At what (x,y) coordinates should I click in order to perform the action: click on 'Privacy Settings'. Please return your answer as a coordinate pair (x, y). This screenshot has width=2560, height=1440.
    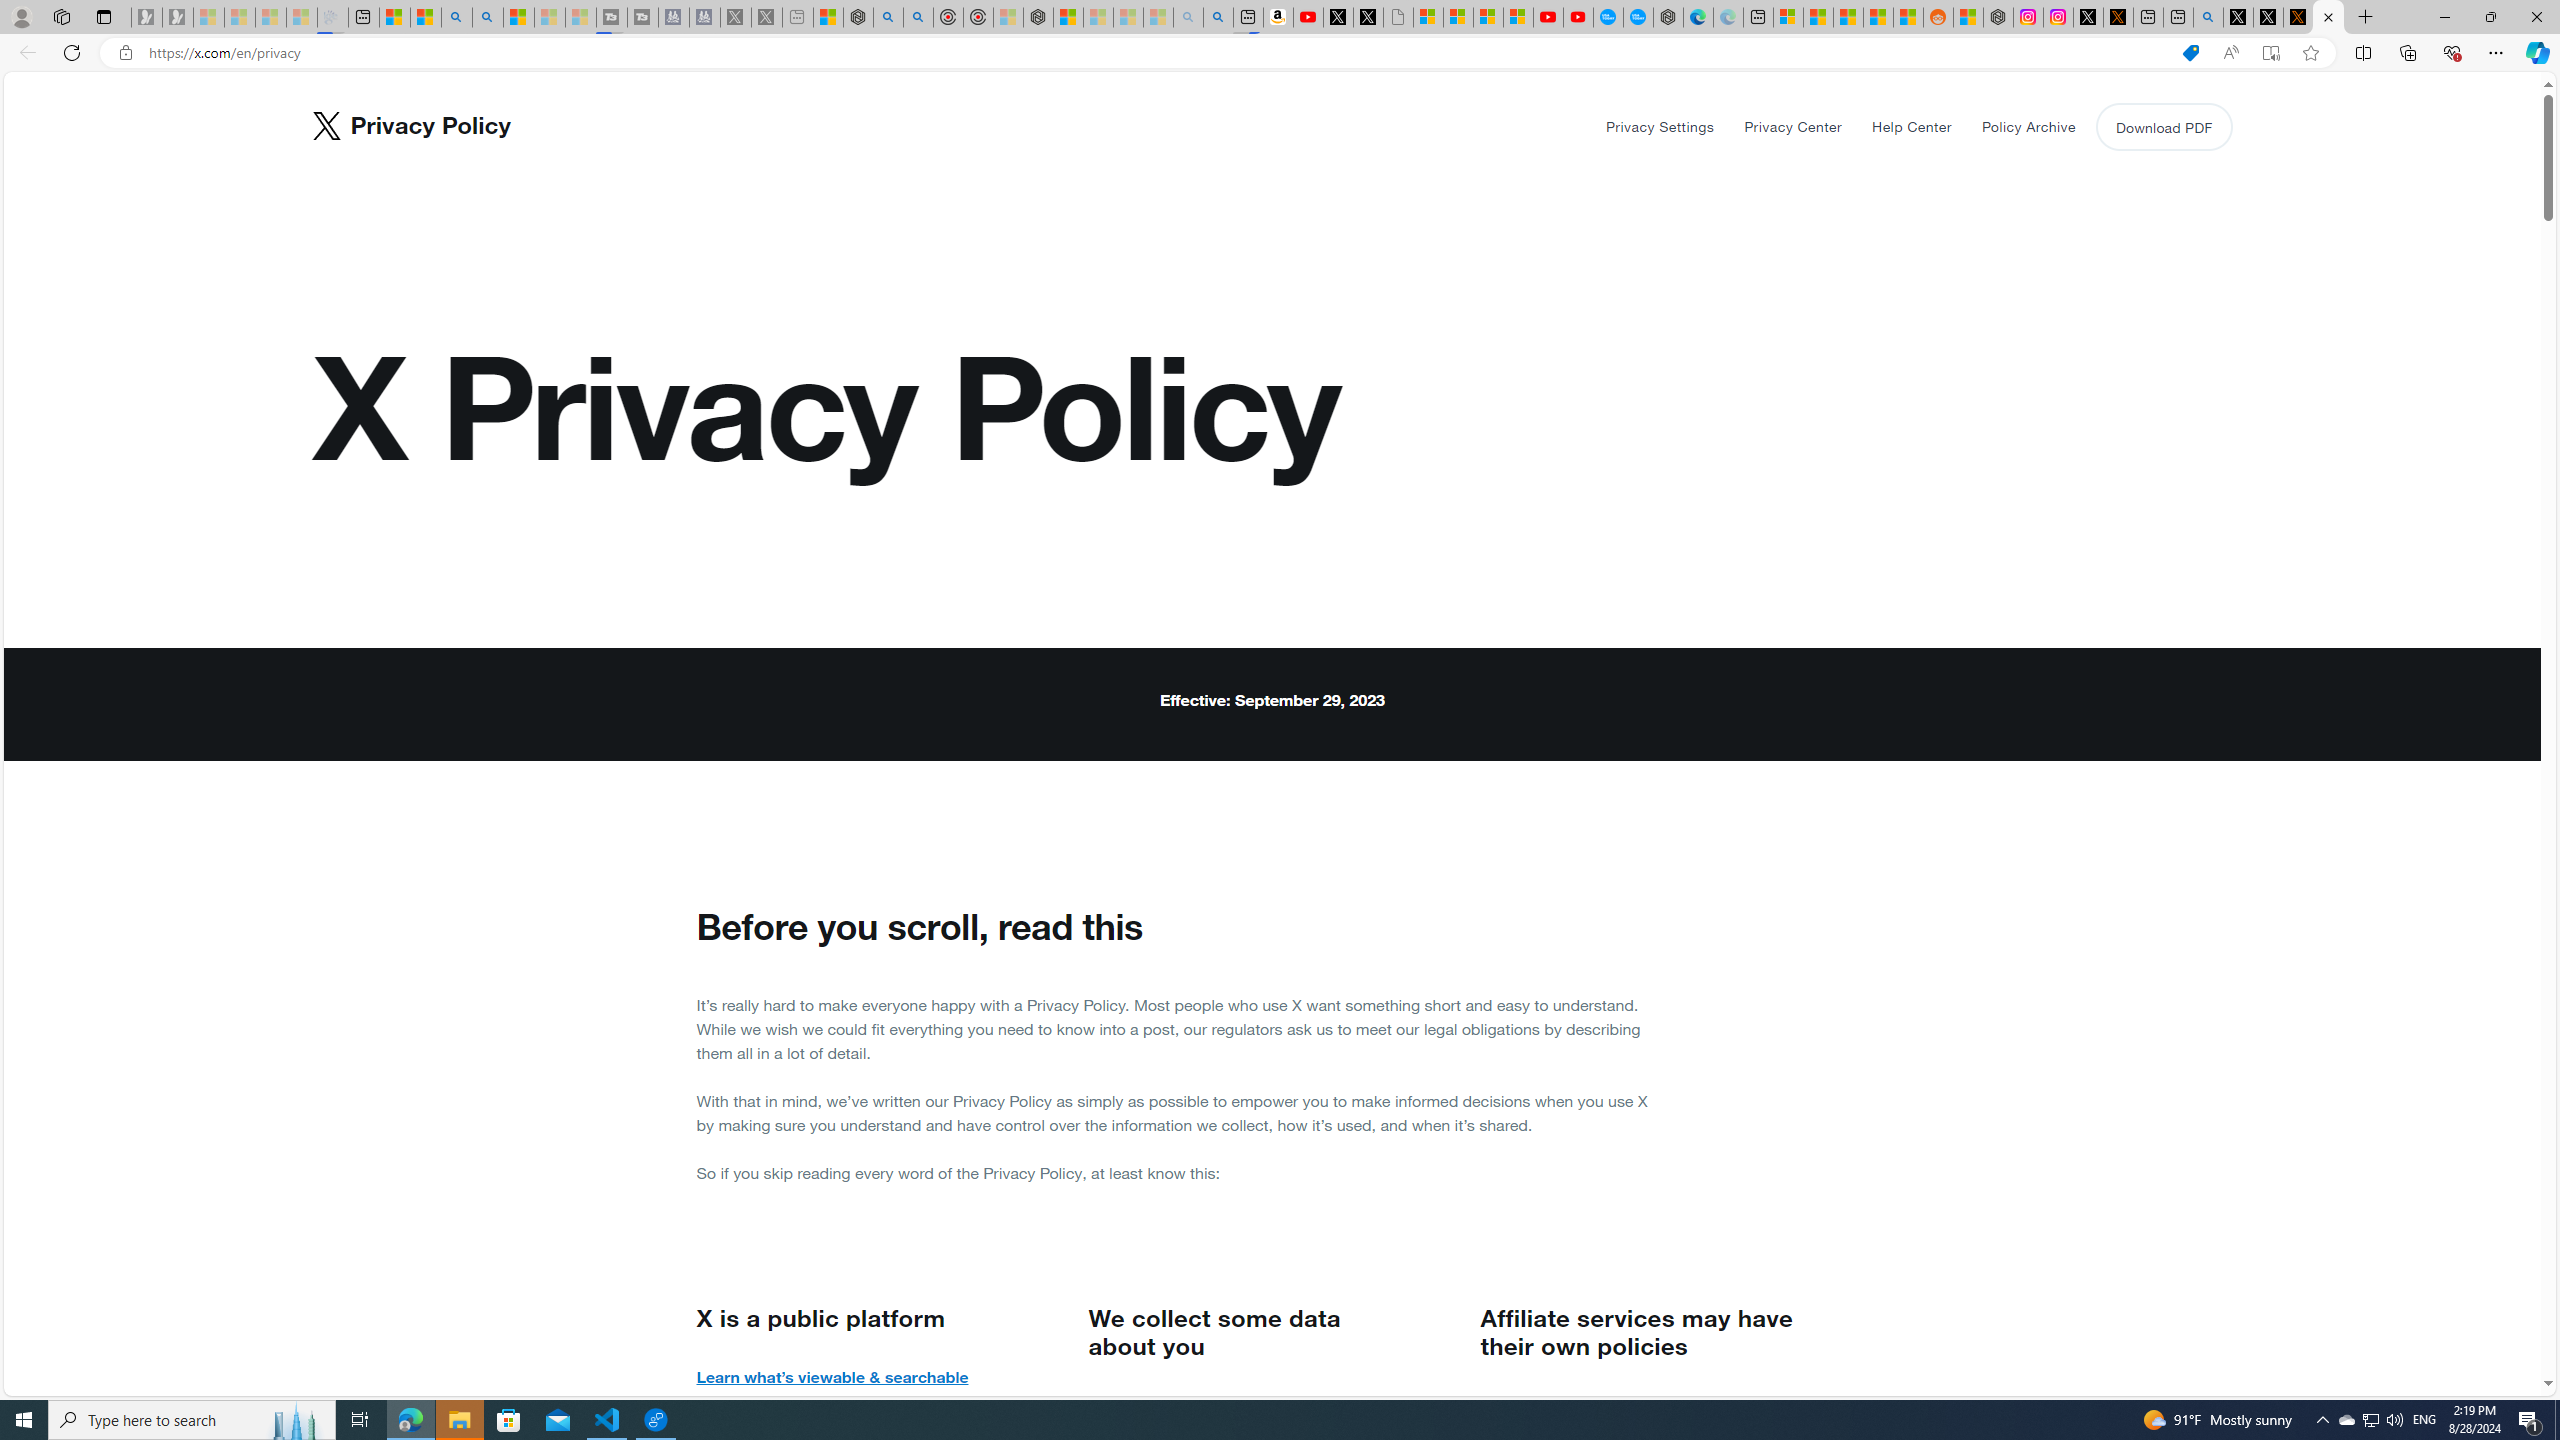
    Looking at the image, I should click on (1659, 126).